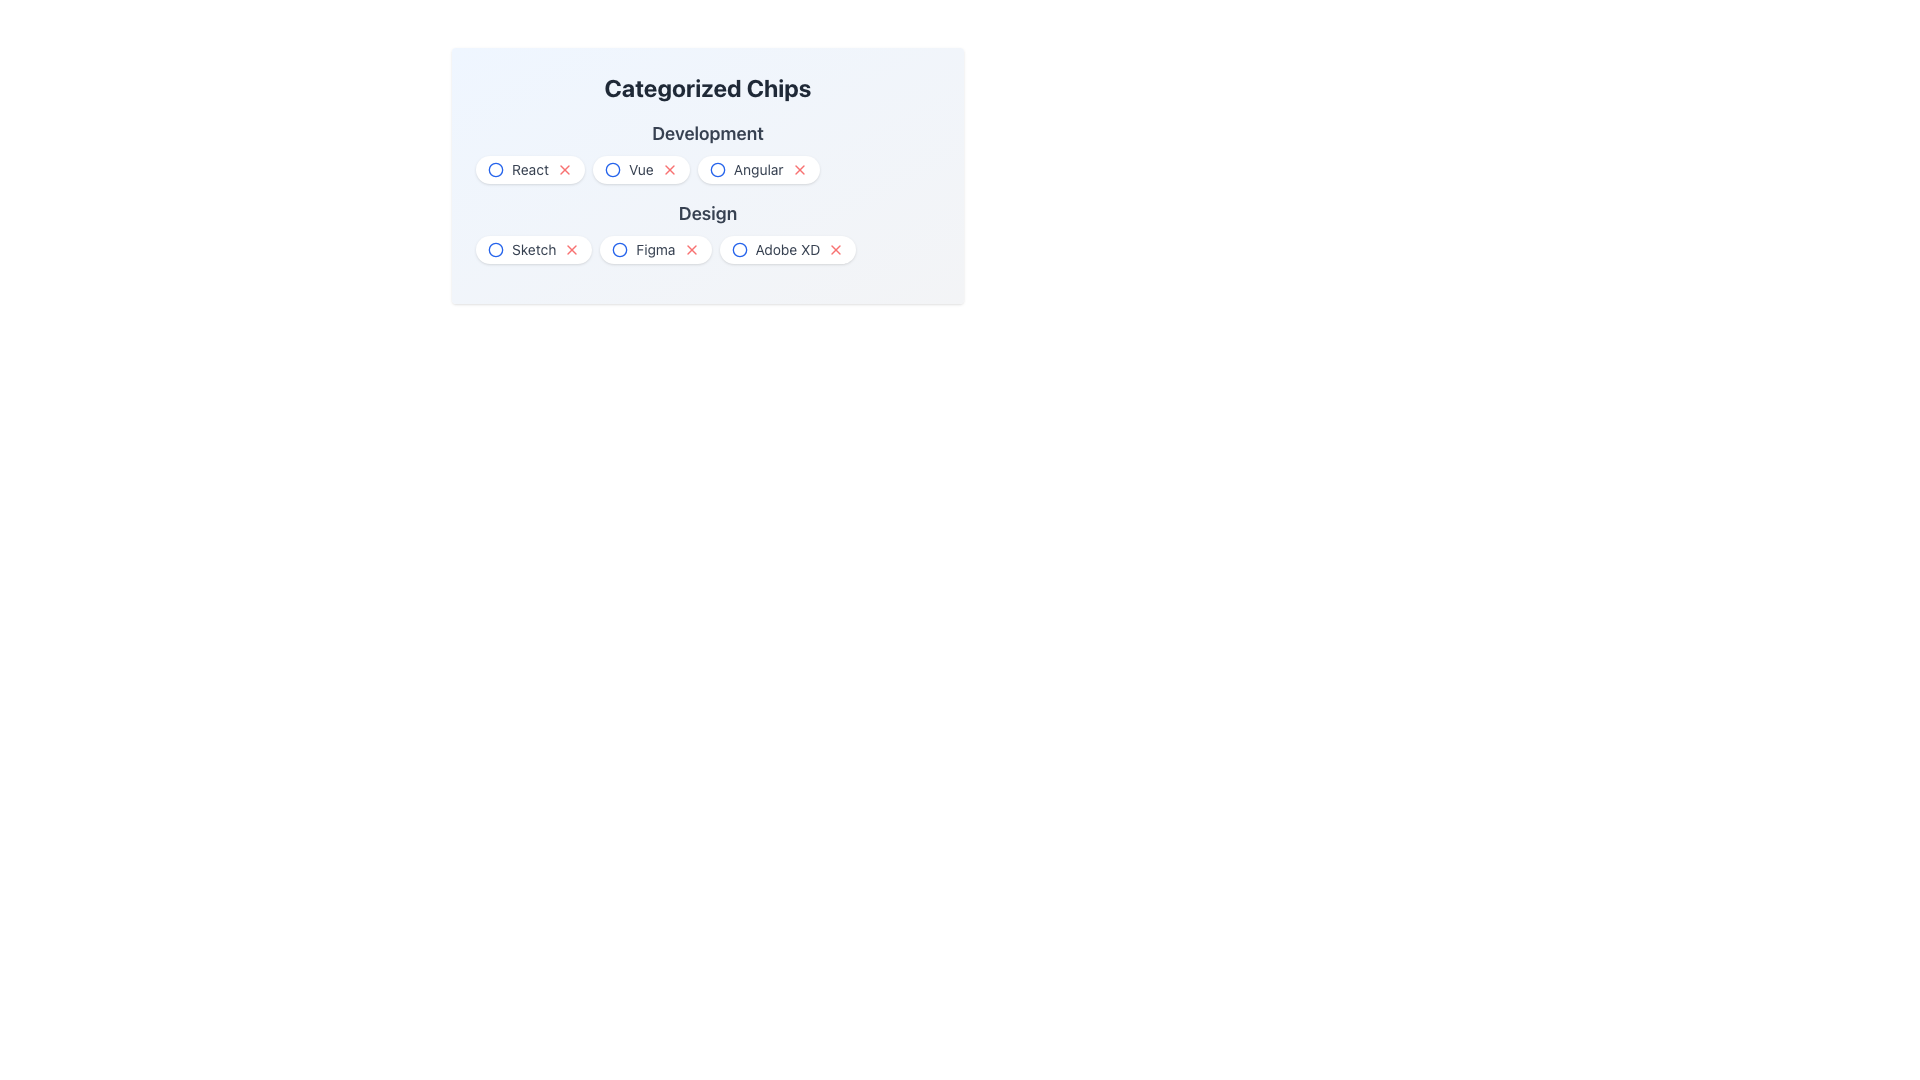  What do you see at coordinates (619, 249) in the screenshot?
I see `the circular icon with a blue border located at the leftmost side of the 'Design' group chip labeled 'Figma'` at bounding box center [619, 249].